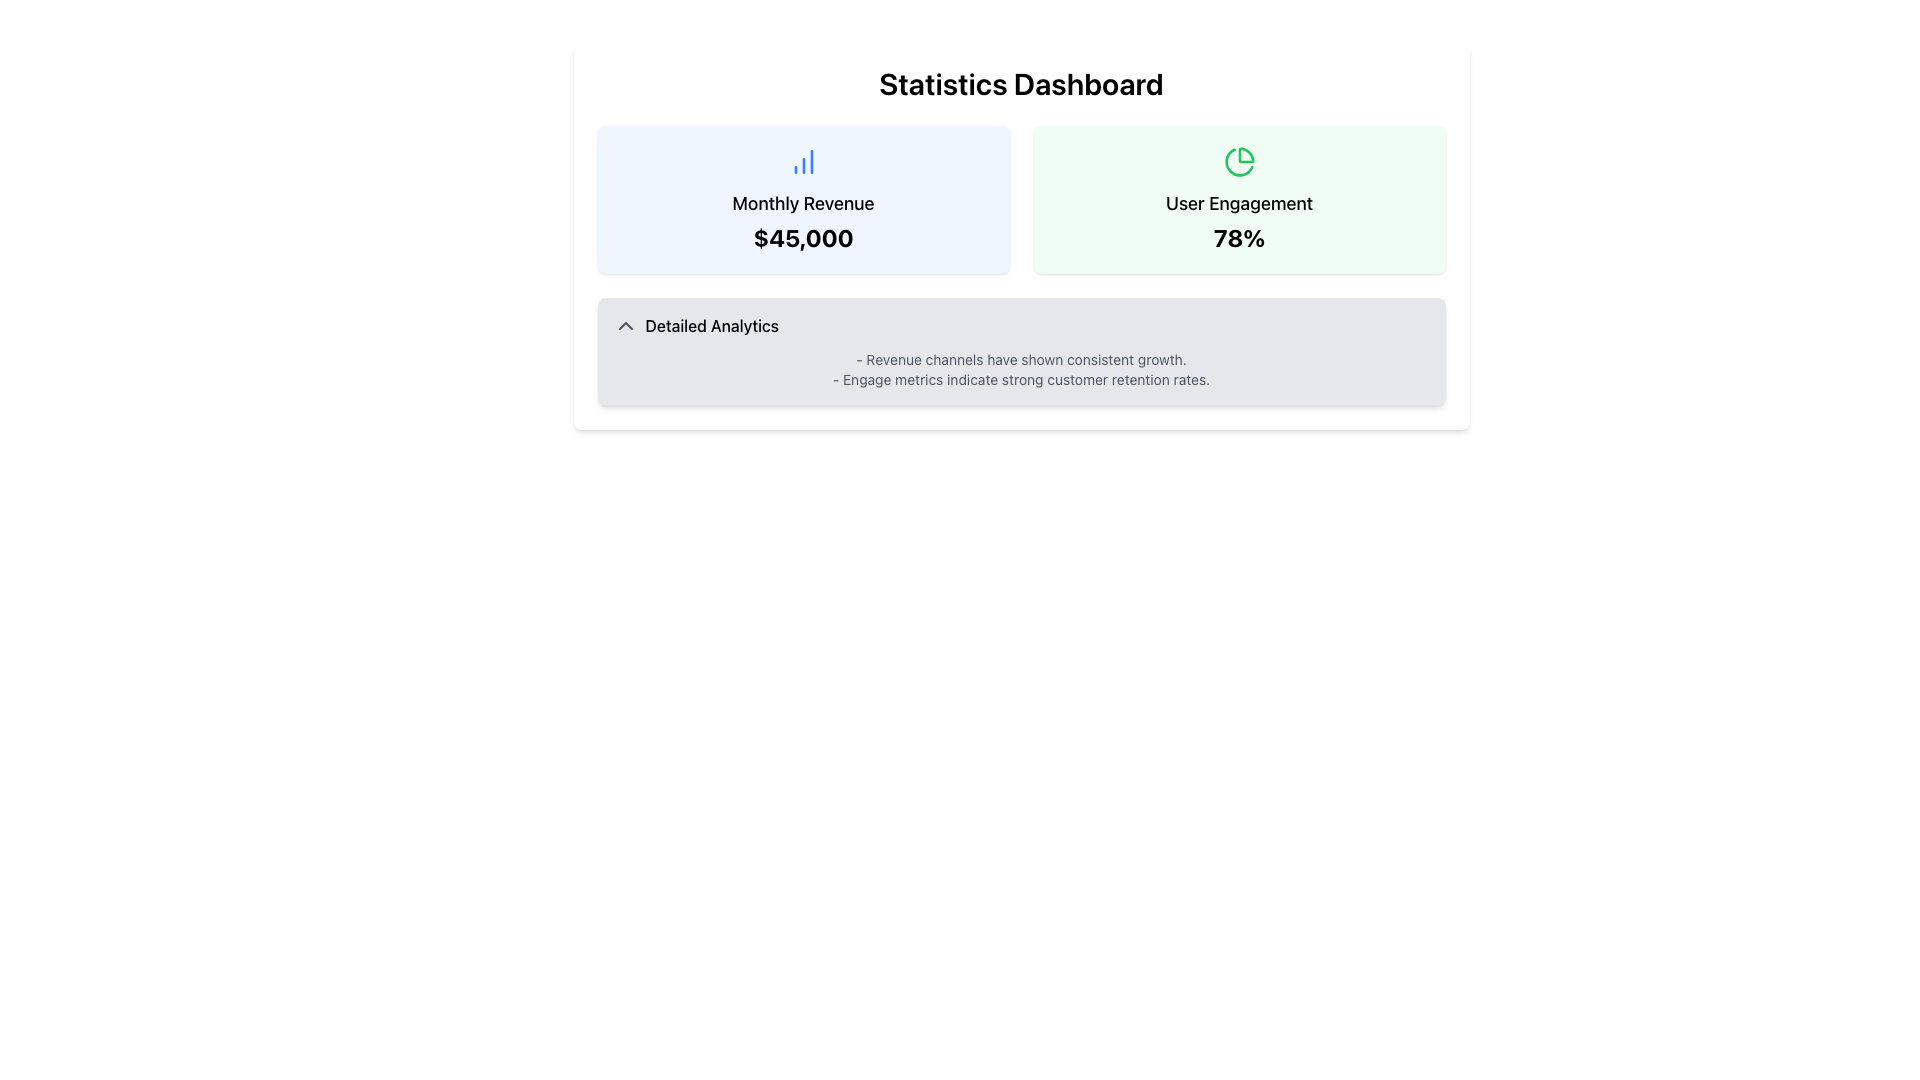  Describe the element at coordinates (1021, 380) in the screenshot. I see `the text element displaying '- Engage metrics indicate strong customer retention rates.' which is the second item in the 'Detailed Analytics' section` at that location.